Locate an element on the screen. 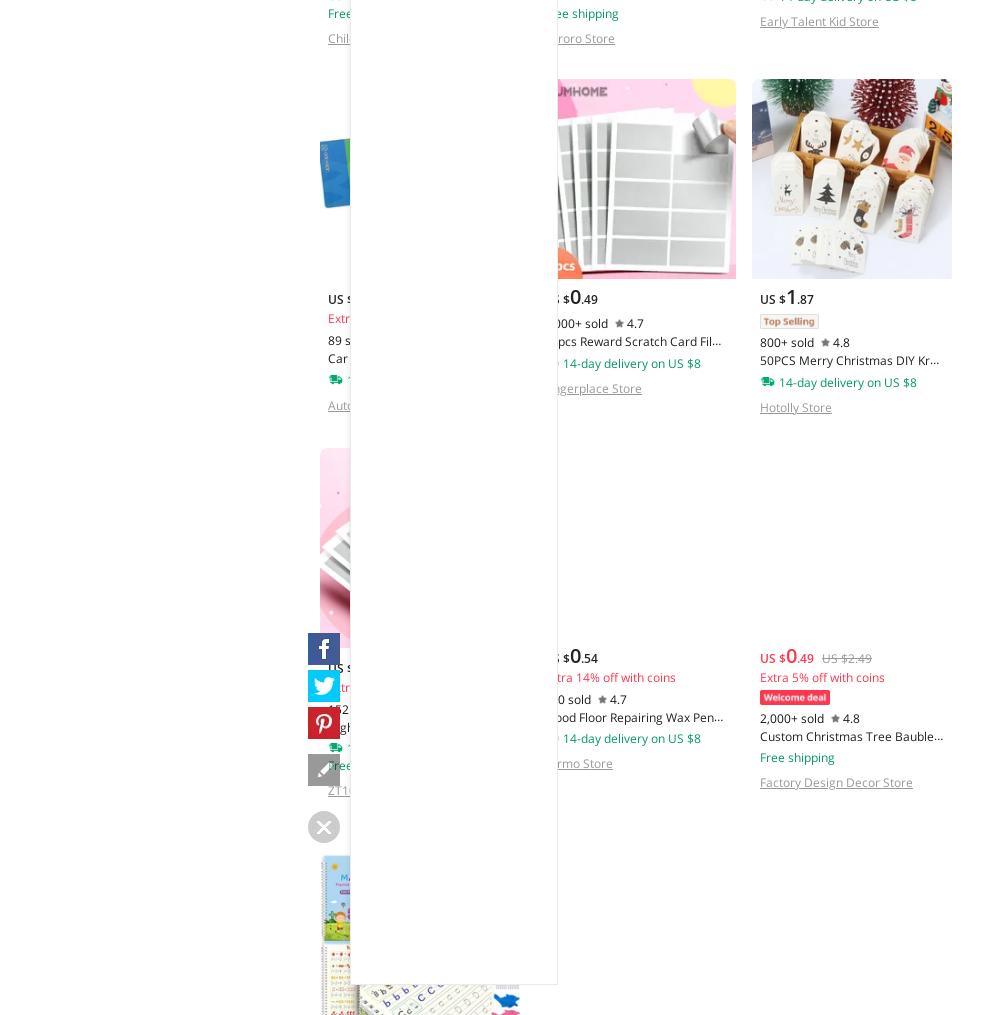 The height and width of the screenshot is (1015, 1000). '78' is located at coordinates (375, 667).